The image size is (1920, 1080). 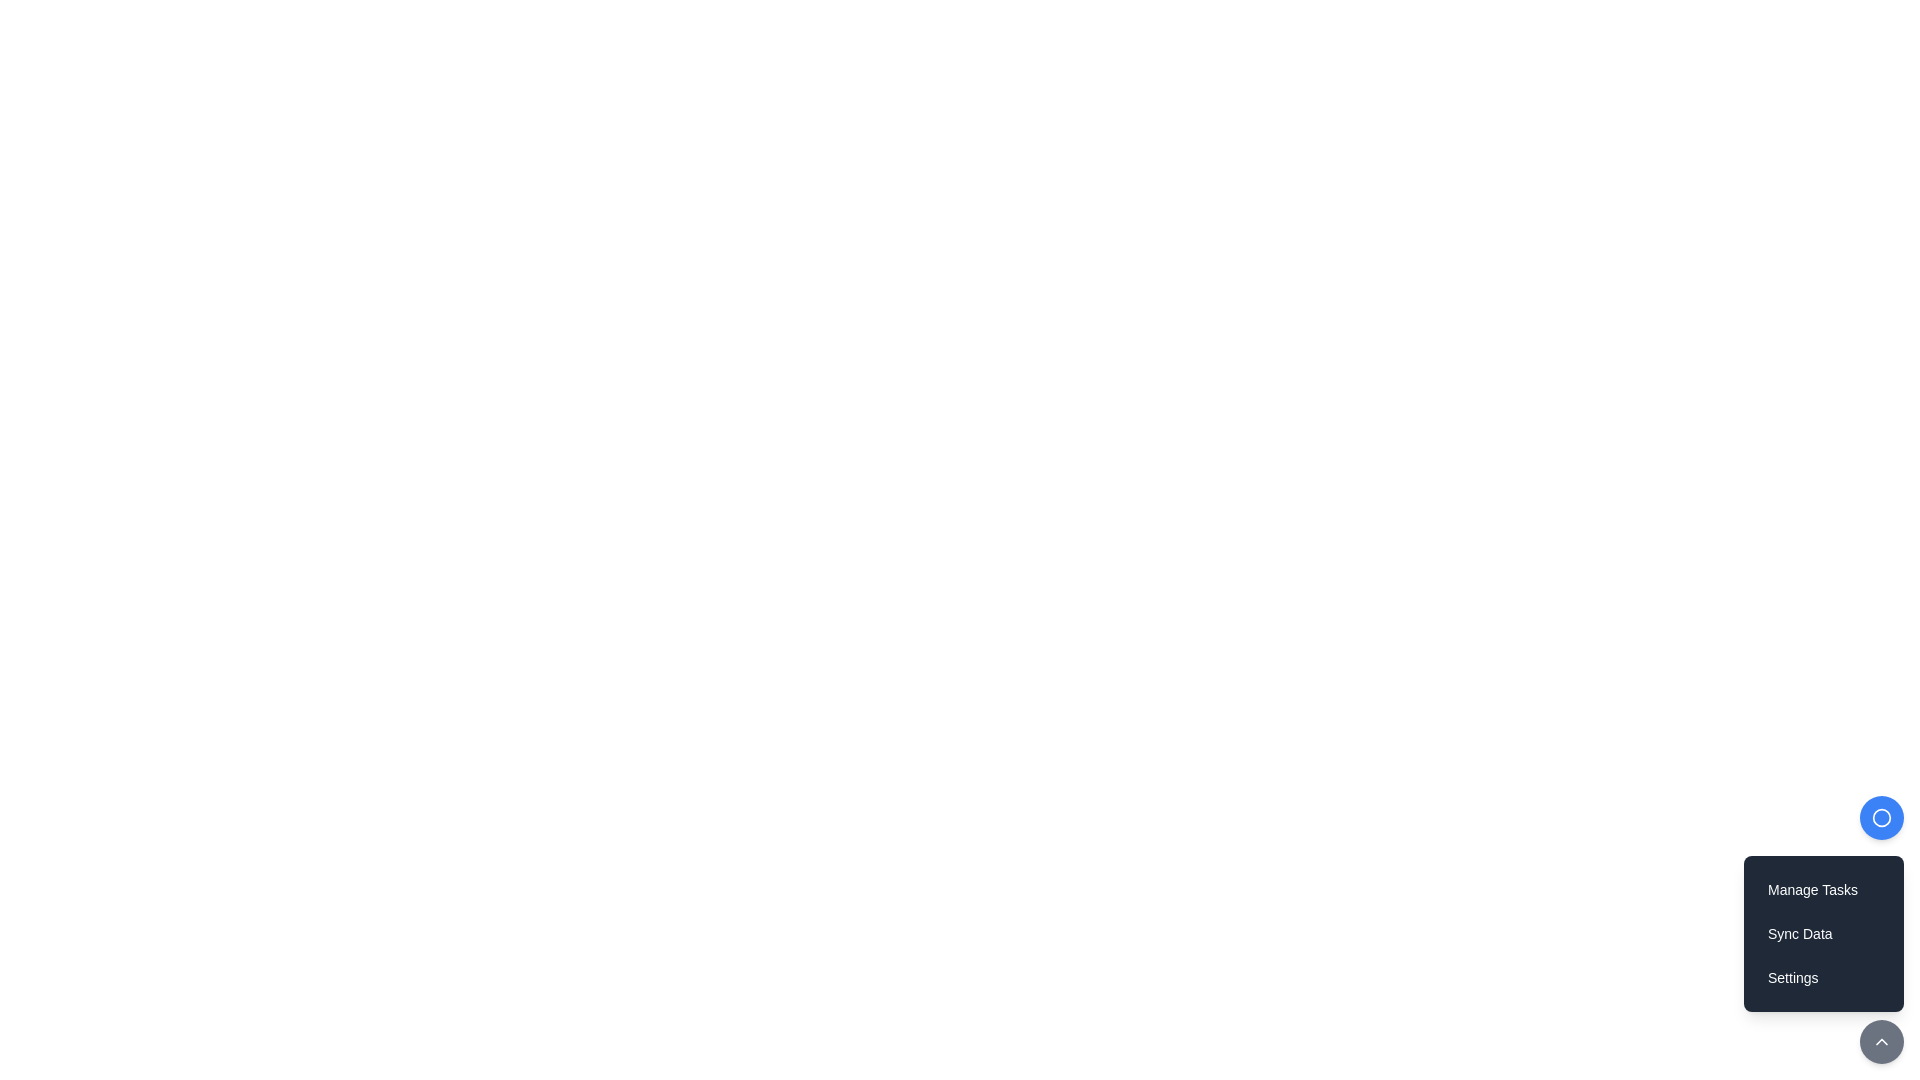 I want to click on the Chevron-Up icon located in the bottom-right corner of the interface, contained within a gray circular button, so click(x=1880, y=1040).